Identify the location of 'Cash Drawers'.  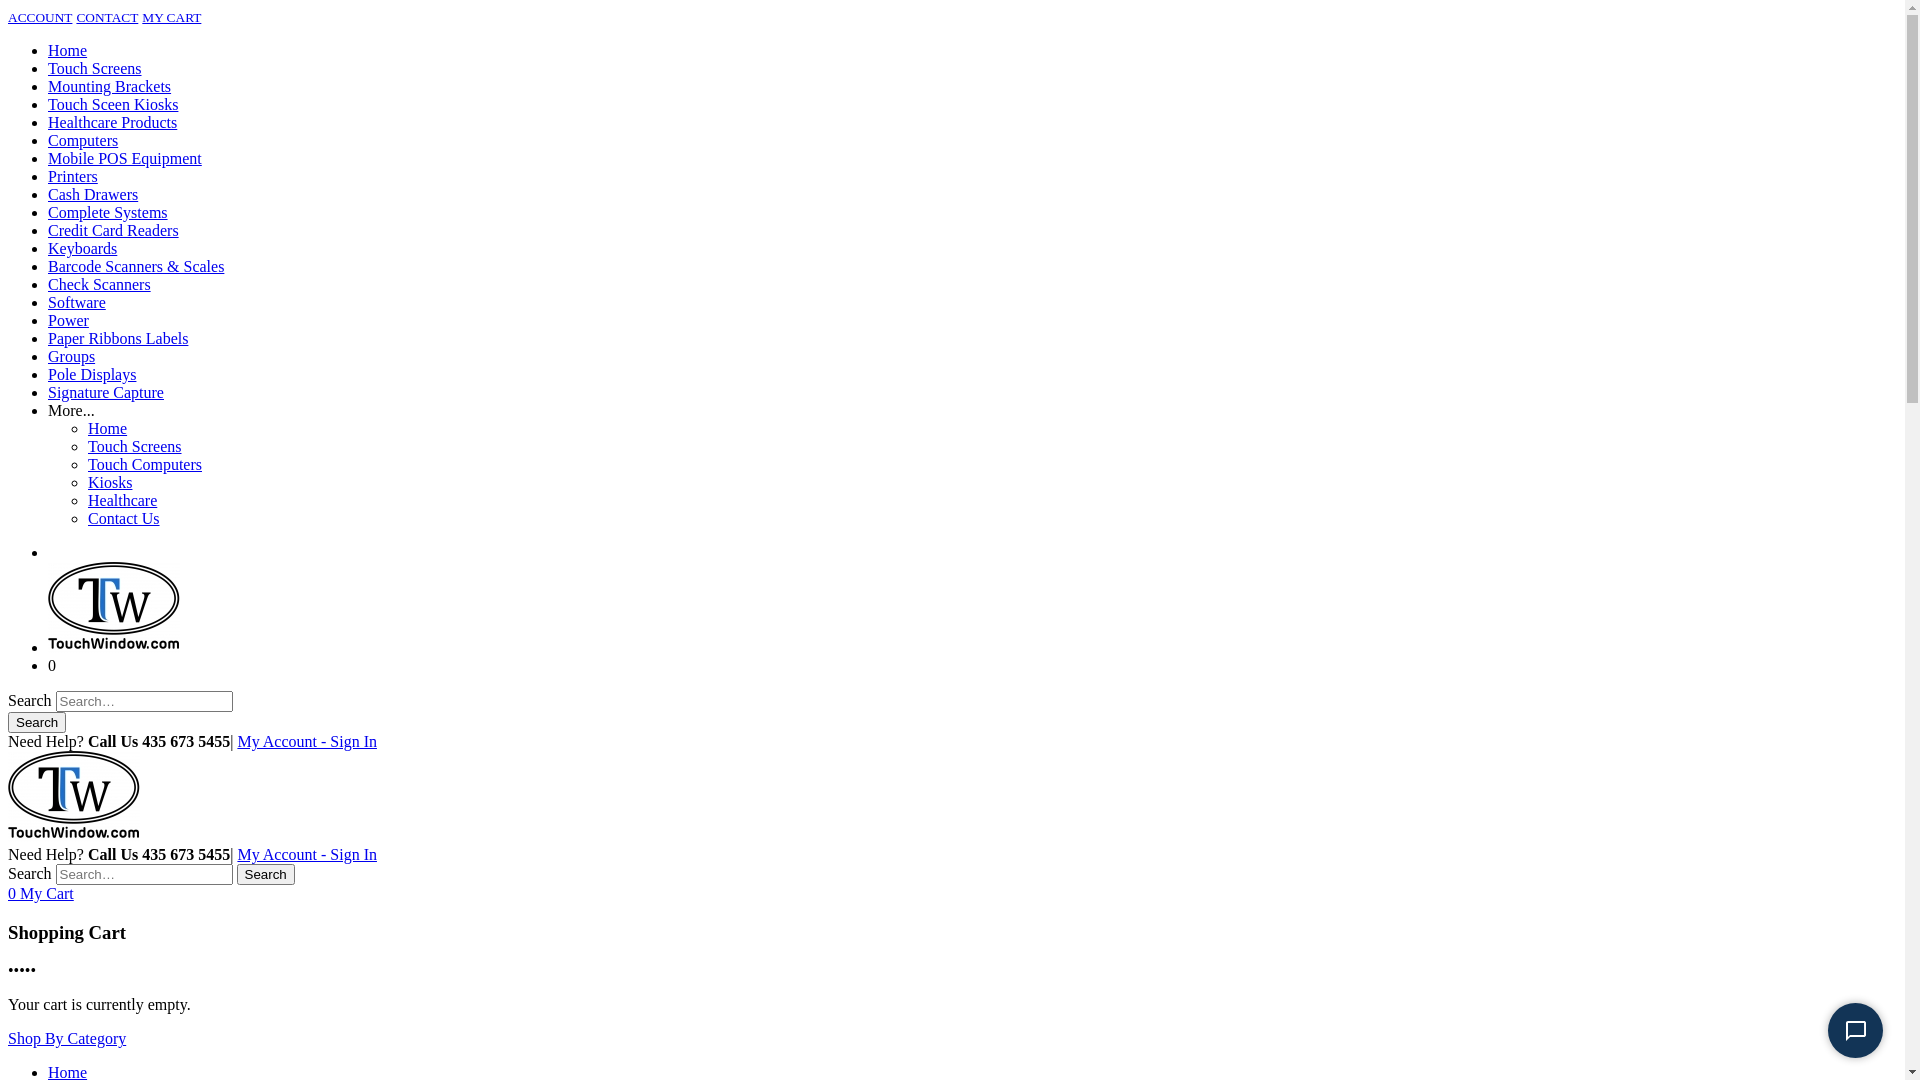
(91, 194).